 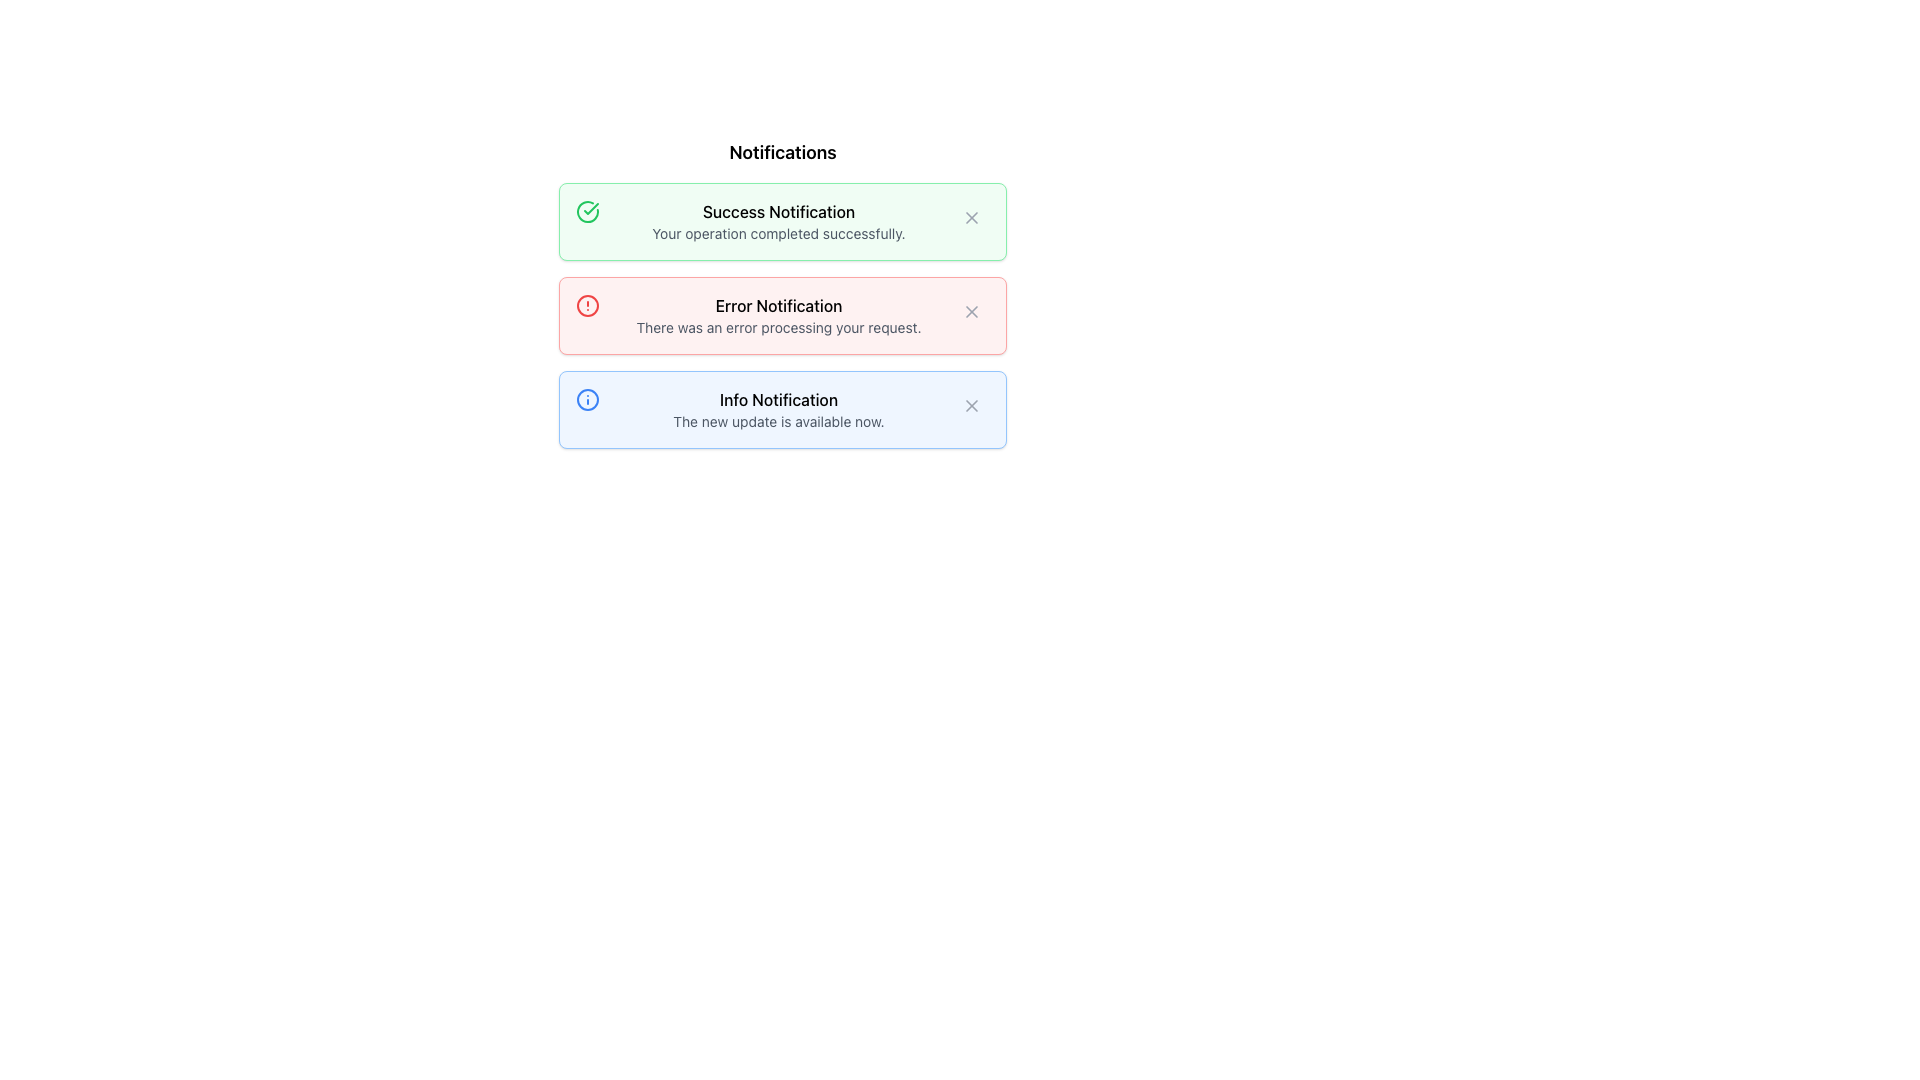 What do you see at coordinates (587, 400) in the screenshot?
I see `the circular element with a blue border located within the info notification card at the bottom of the notification stack` at bounding box center [587, 400].